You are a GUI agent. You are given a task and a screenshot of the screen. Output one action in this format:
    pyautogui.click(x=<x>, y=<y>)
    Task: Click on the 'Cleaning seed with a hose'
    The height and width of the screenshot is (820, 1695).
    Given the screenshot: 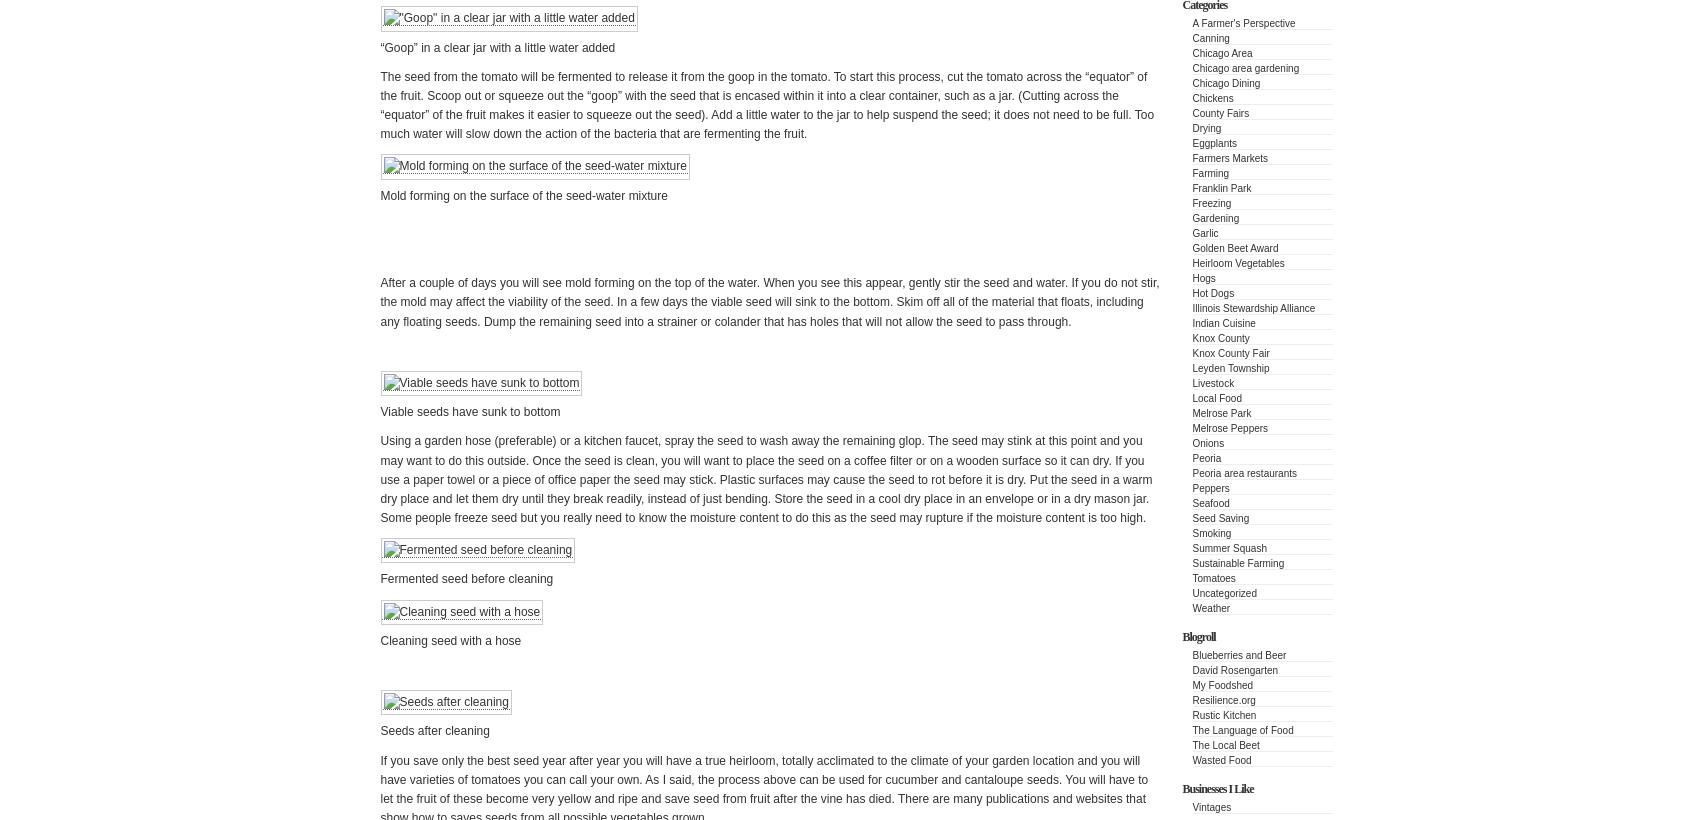 What is the action you would take?
    pyautogui.click(x=450, y=639)
    